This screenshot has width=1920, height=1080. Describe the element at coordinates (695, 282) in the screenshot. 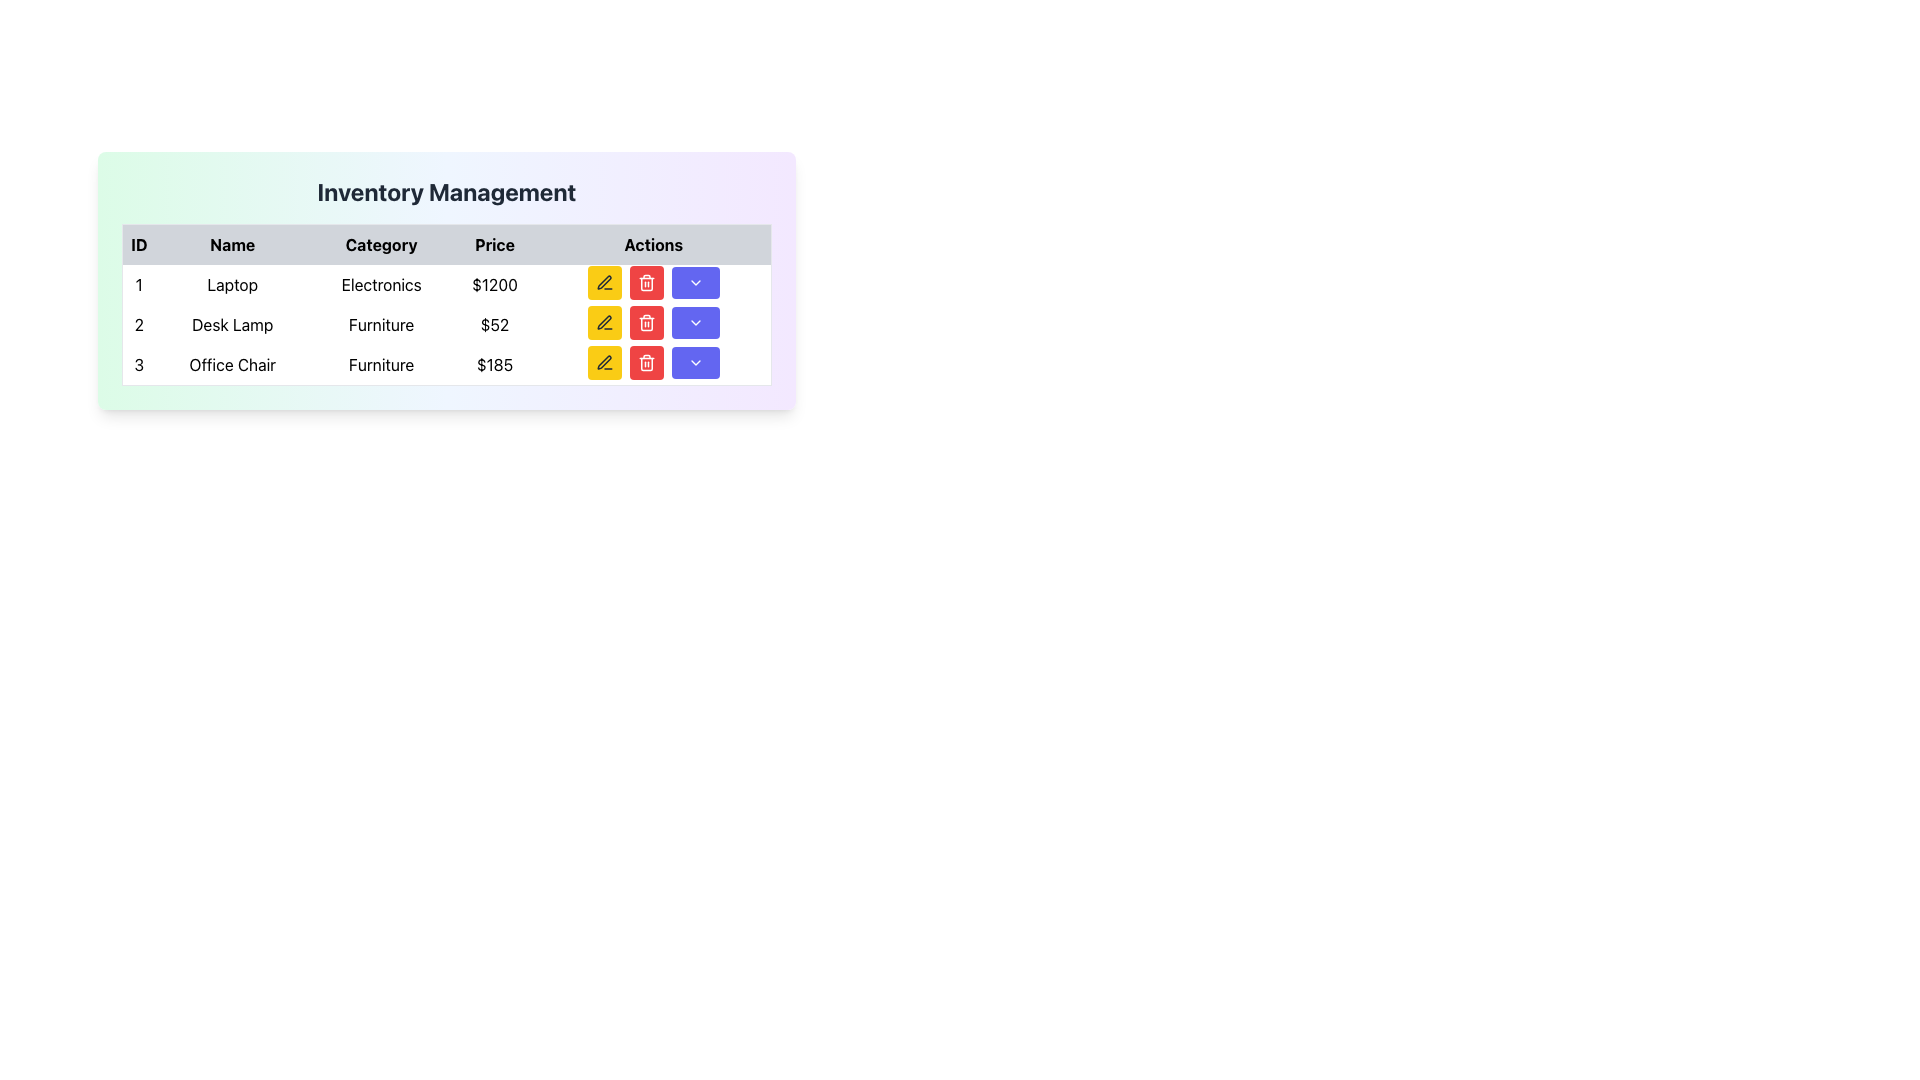

I see `the Dropdown Trigger Icon located in the first row of the data table's 'Actions' column` at that location.